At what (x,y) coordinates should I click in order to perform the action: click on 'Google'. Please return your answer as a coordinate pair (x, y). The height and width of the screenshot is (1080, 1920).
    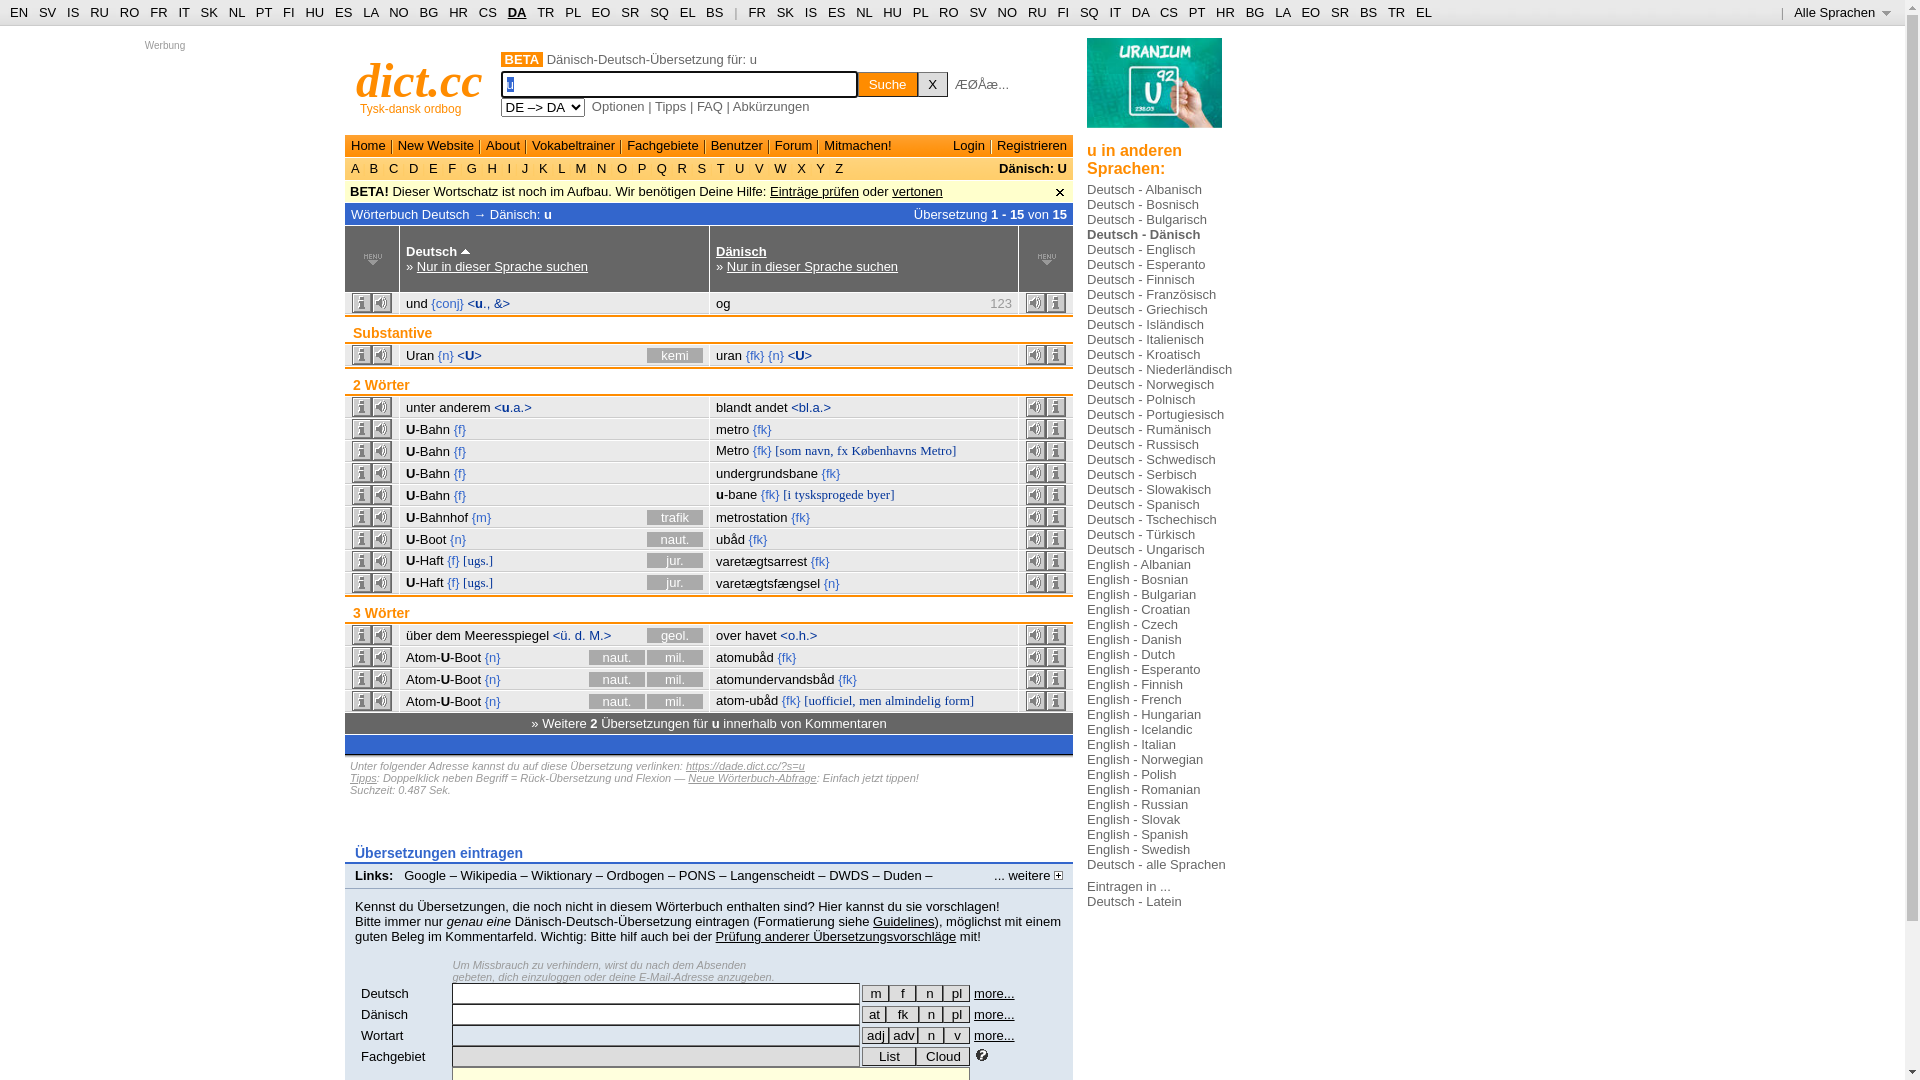
    Looking at the image, I should click on (424, 874).